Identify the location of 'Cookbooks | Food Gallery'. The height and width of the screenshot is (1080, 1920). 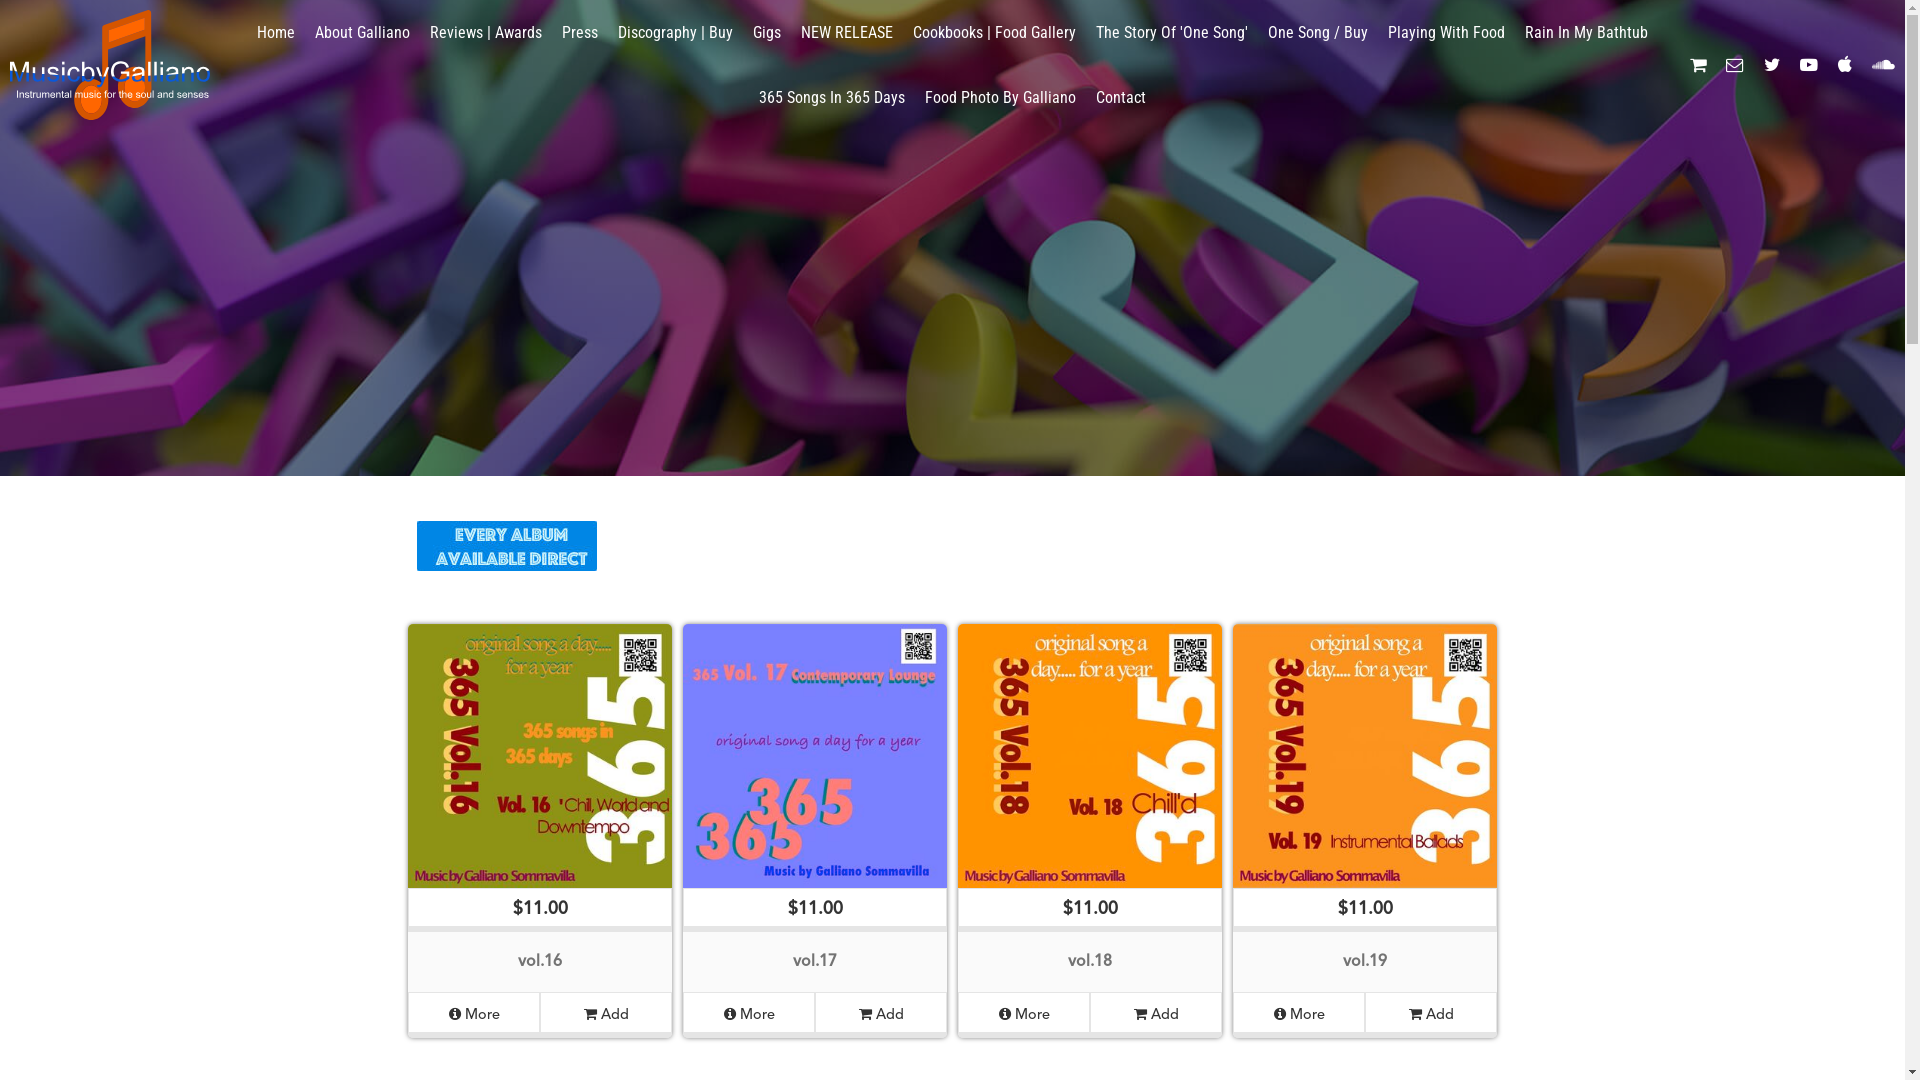
(994, 31).